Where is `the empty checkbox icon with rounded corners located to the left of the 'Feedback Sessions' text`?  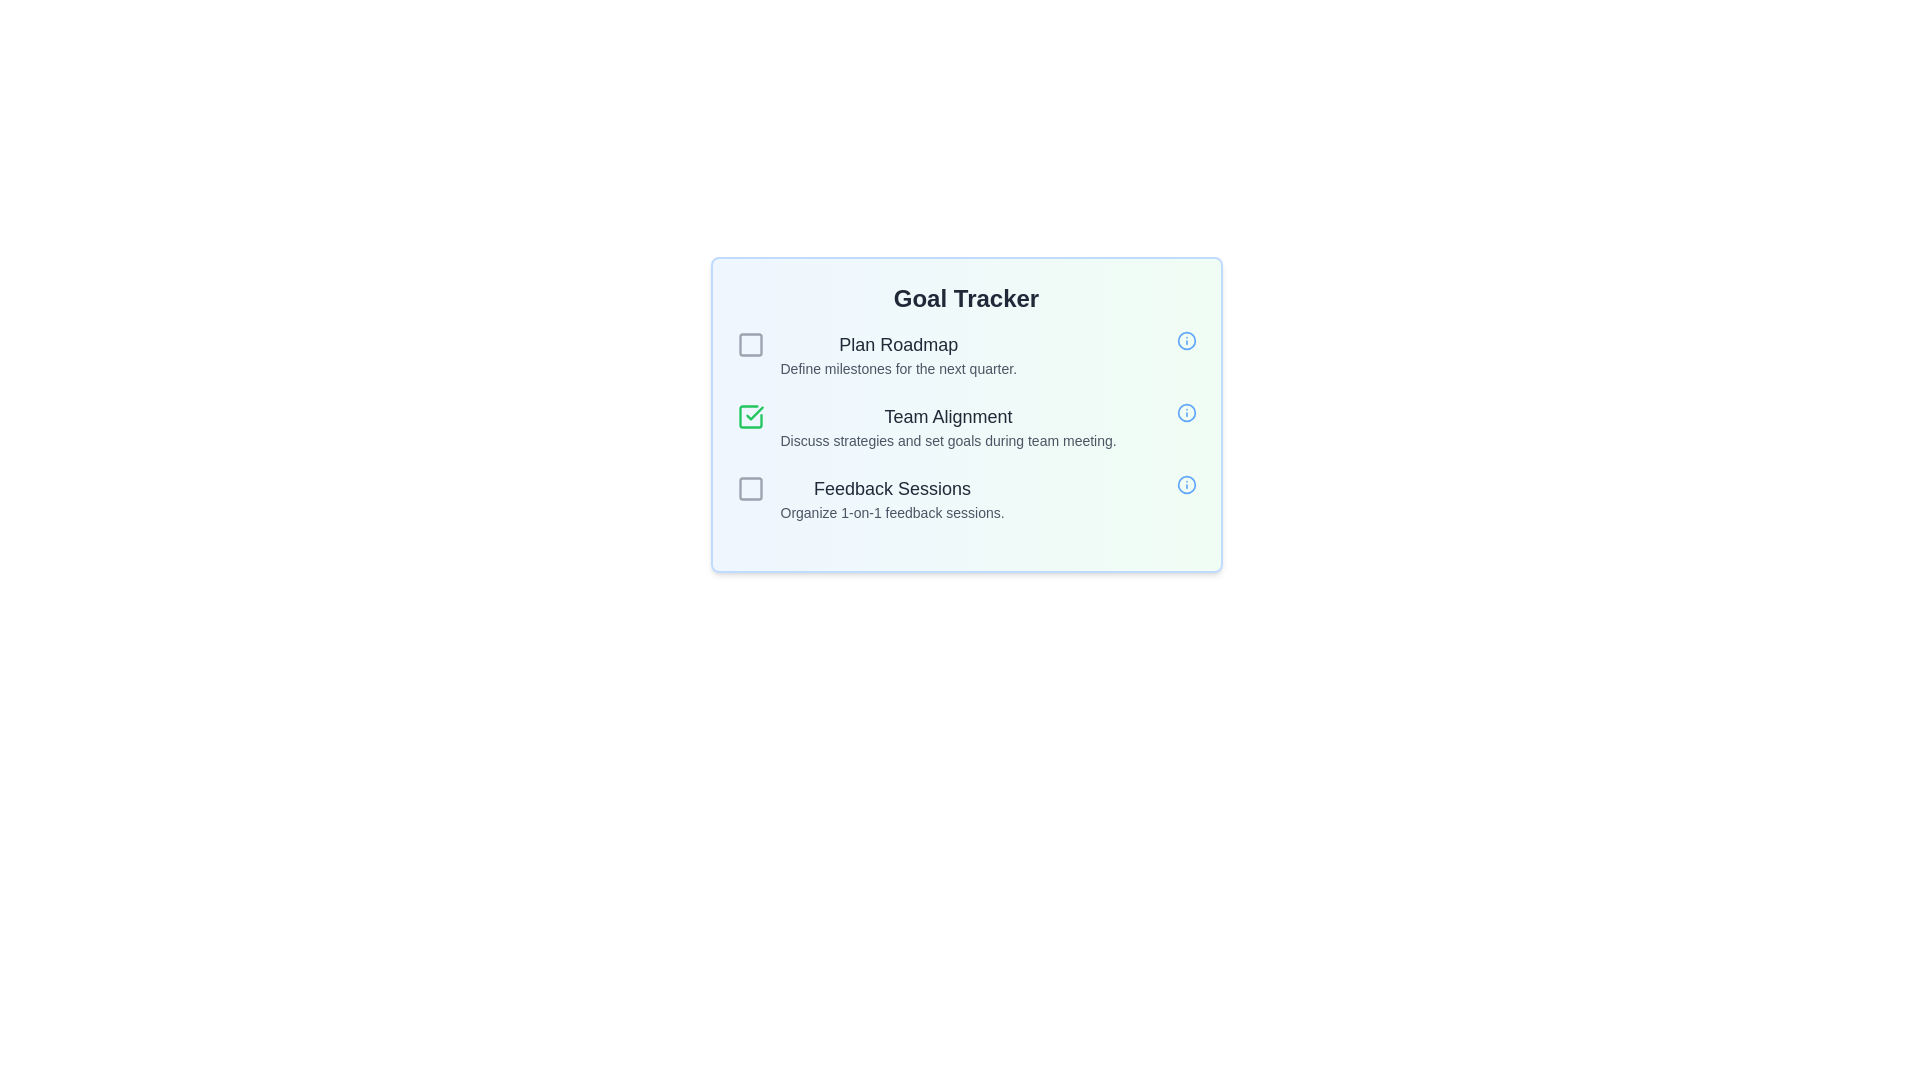
the empty checkbox icon with rounded corners located to the left of the 'Feedback Sessions' text is located at coordinates (749, 489).